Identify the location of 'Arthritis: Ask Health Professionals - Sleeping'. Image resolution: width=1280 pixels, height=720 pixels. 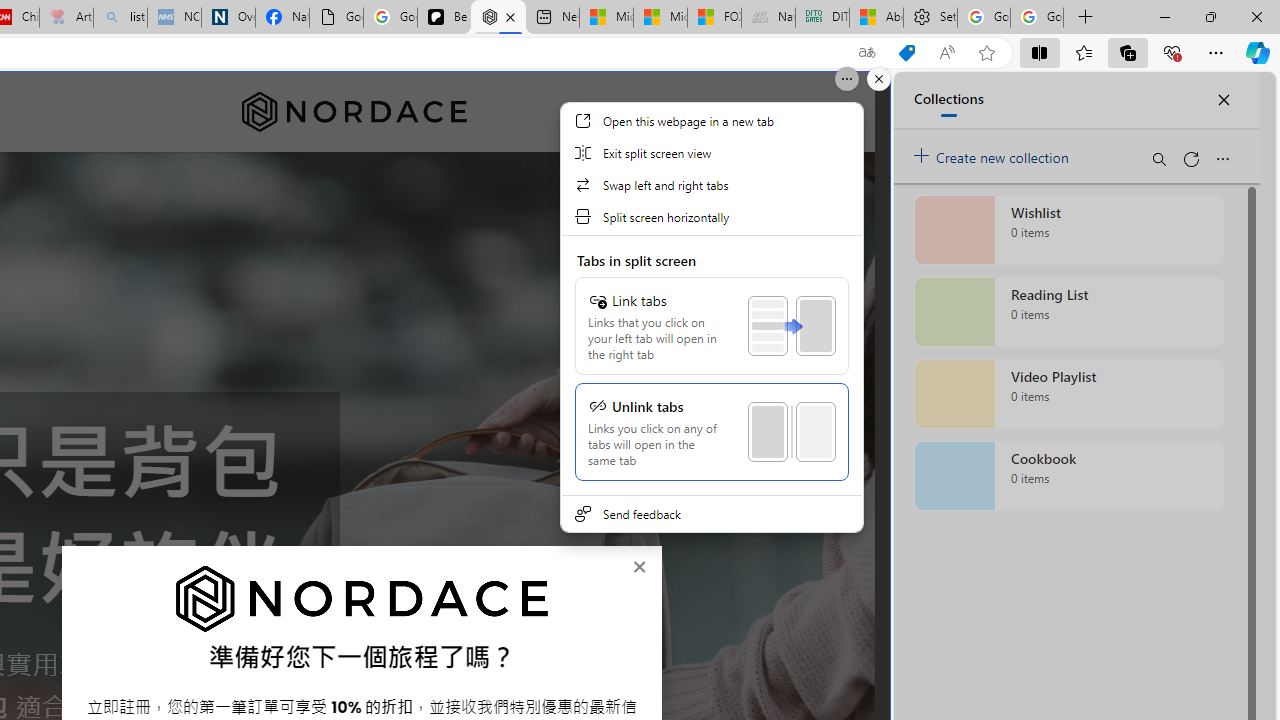
(66, 17).